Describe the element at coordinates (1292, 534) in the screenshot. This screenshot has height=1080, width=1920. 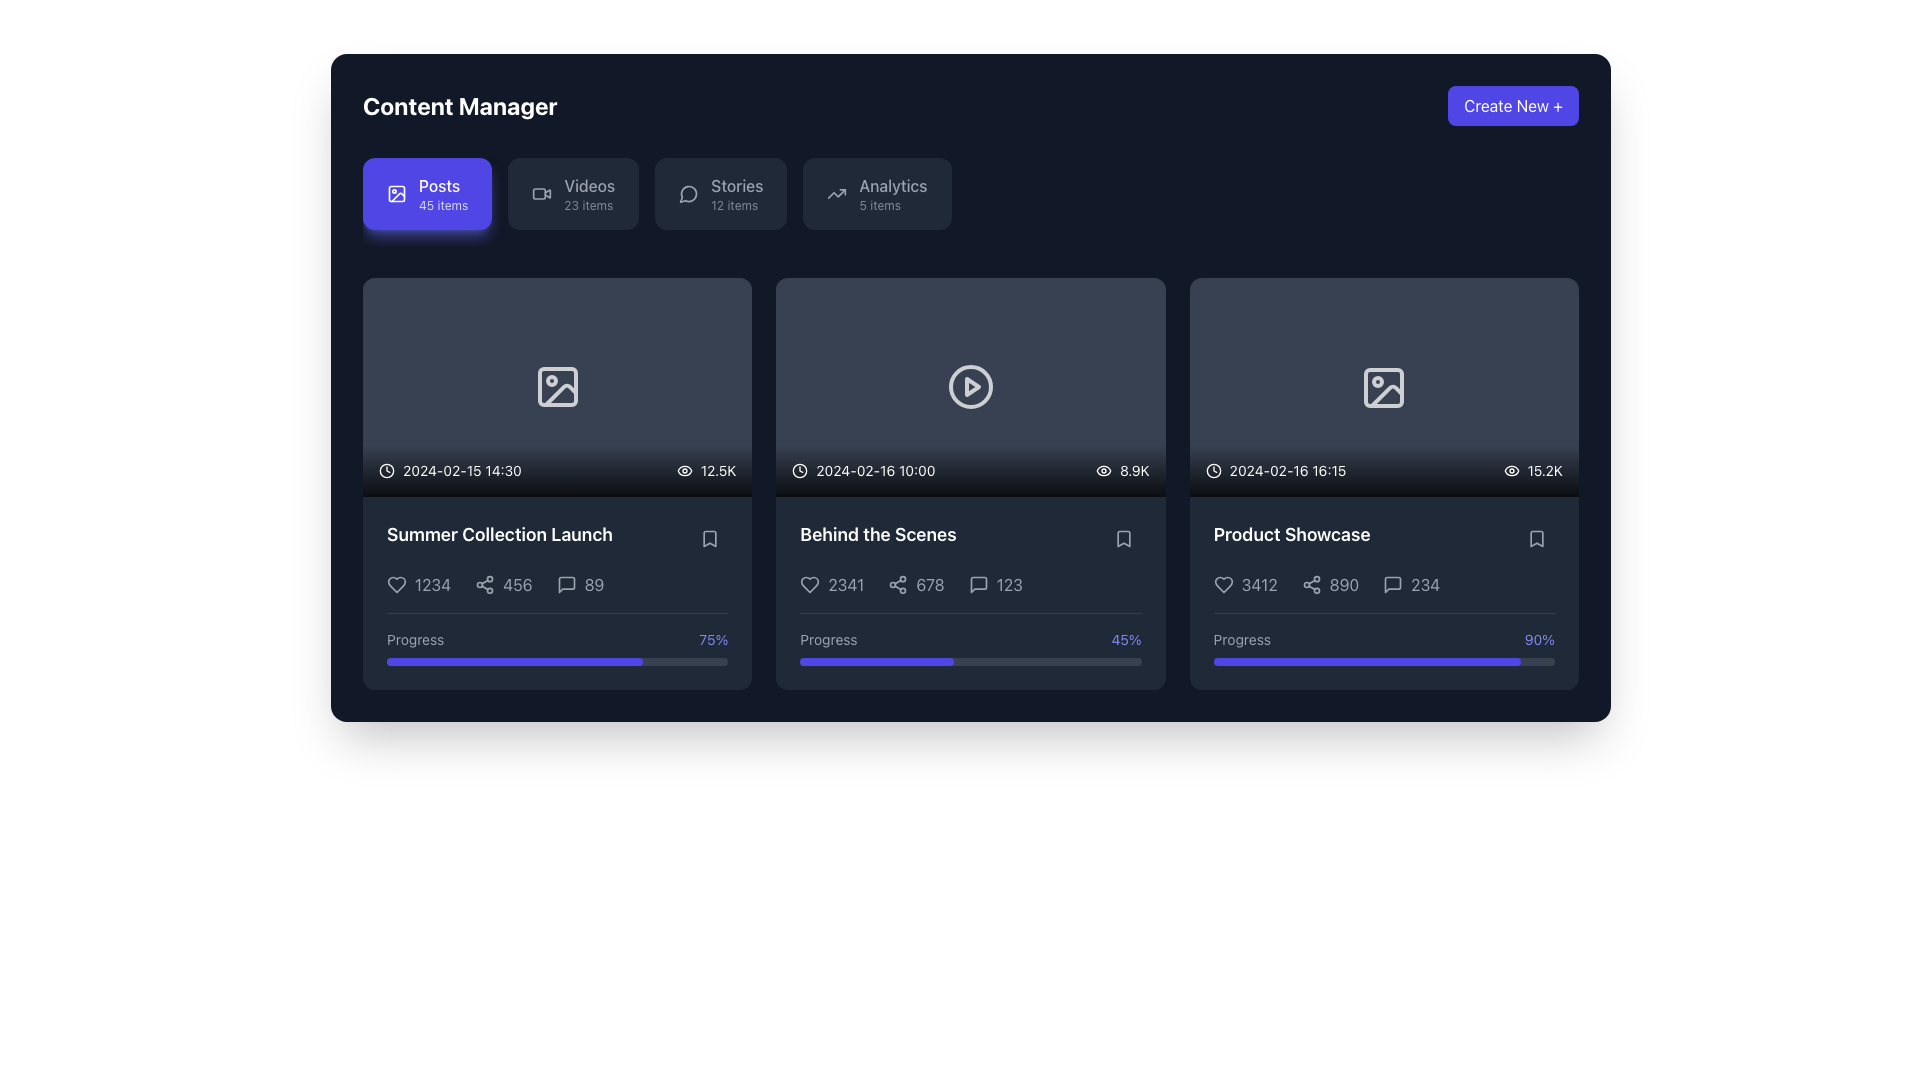
I see `the text label displaying 'Product Showcase' in bold white font, located at the bottom of the rightmost content card in a three-card layout` at that location.